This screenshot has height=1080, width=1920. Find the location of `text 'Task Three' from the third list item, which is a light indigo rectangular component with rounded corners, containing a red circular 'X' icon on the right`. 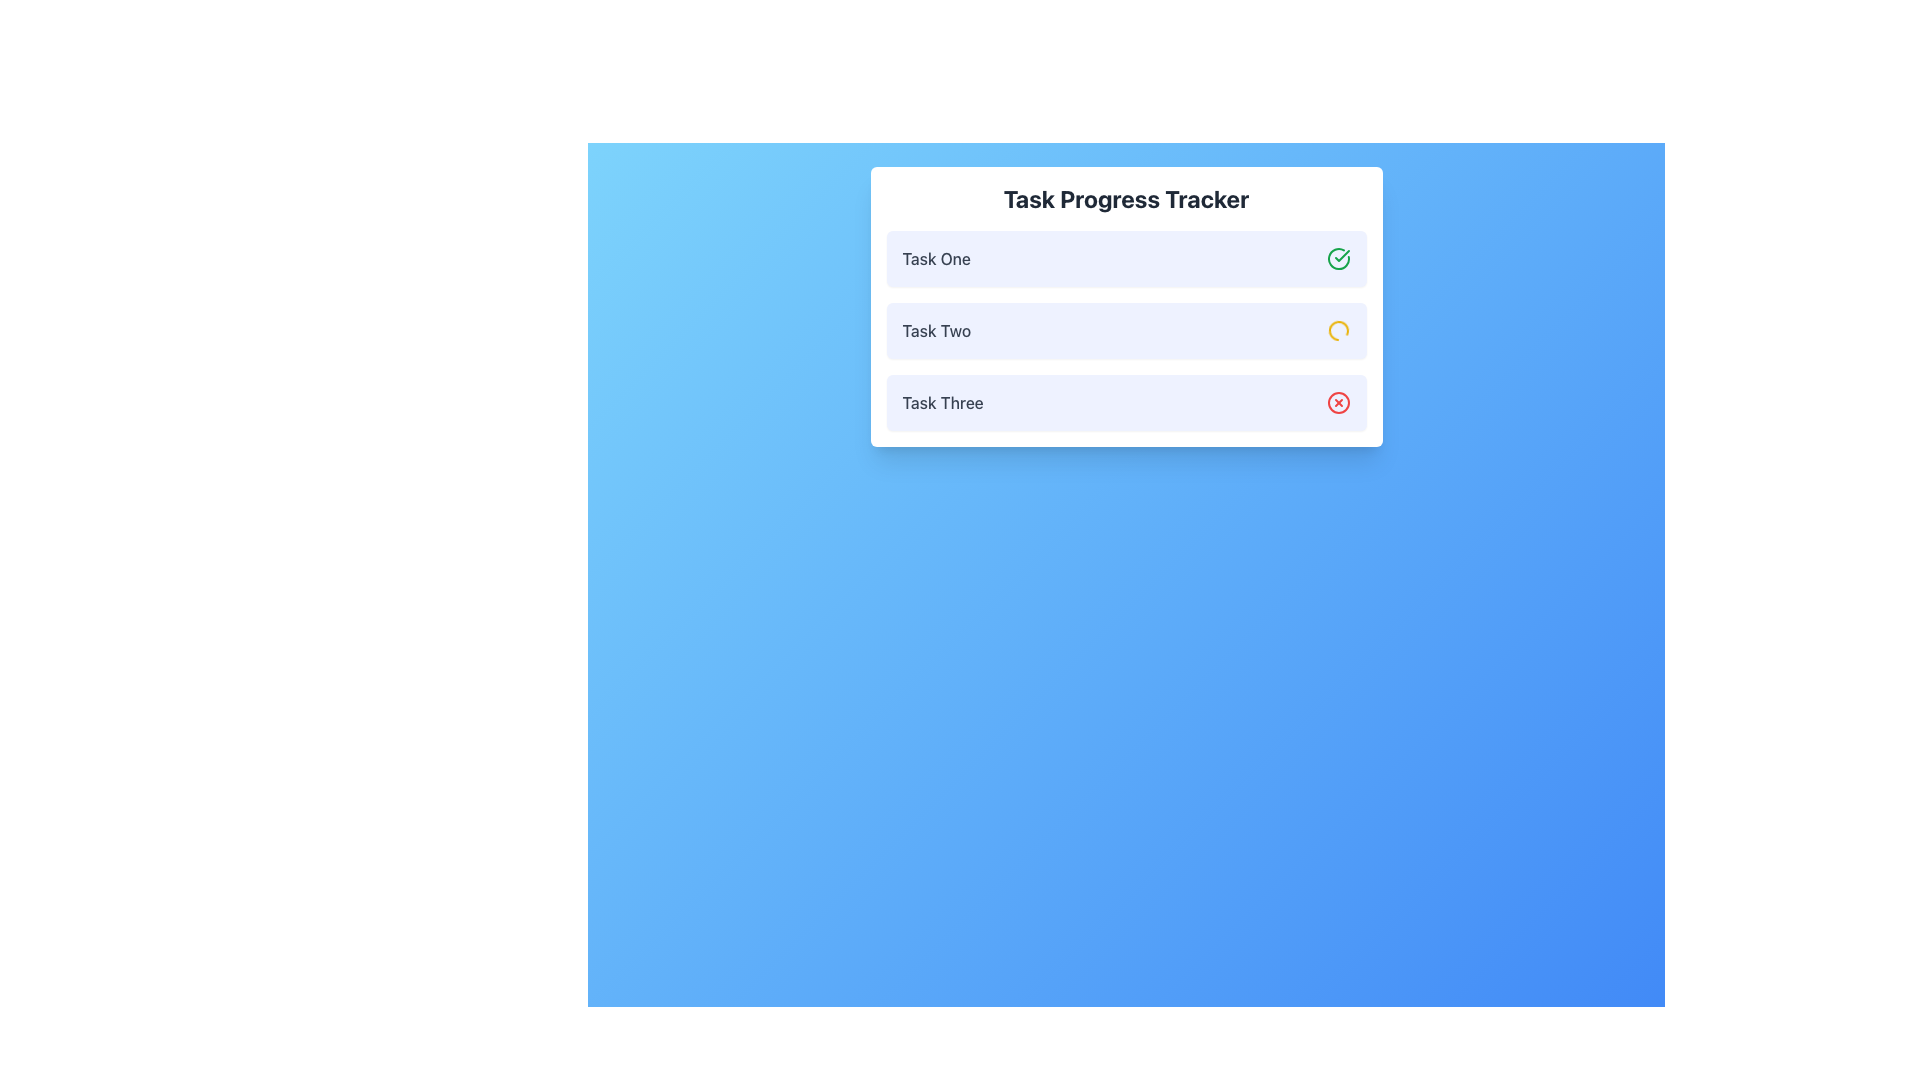

text 'Task Three' from the third list item, which is a light indigo rectangular component with rounded corners, containing a red circular 'X' icon on the right is located at coordinates (1126, 402).